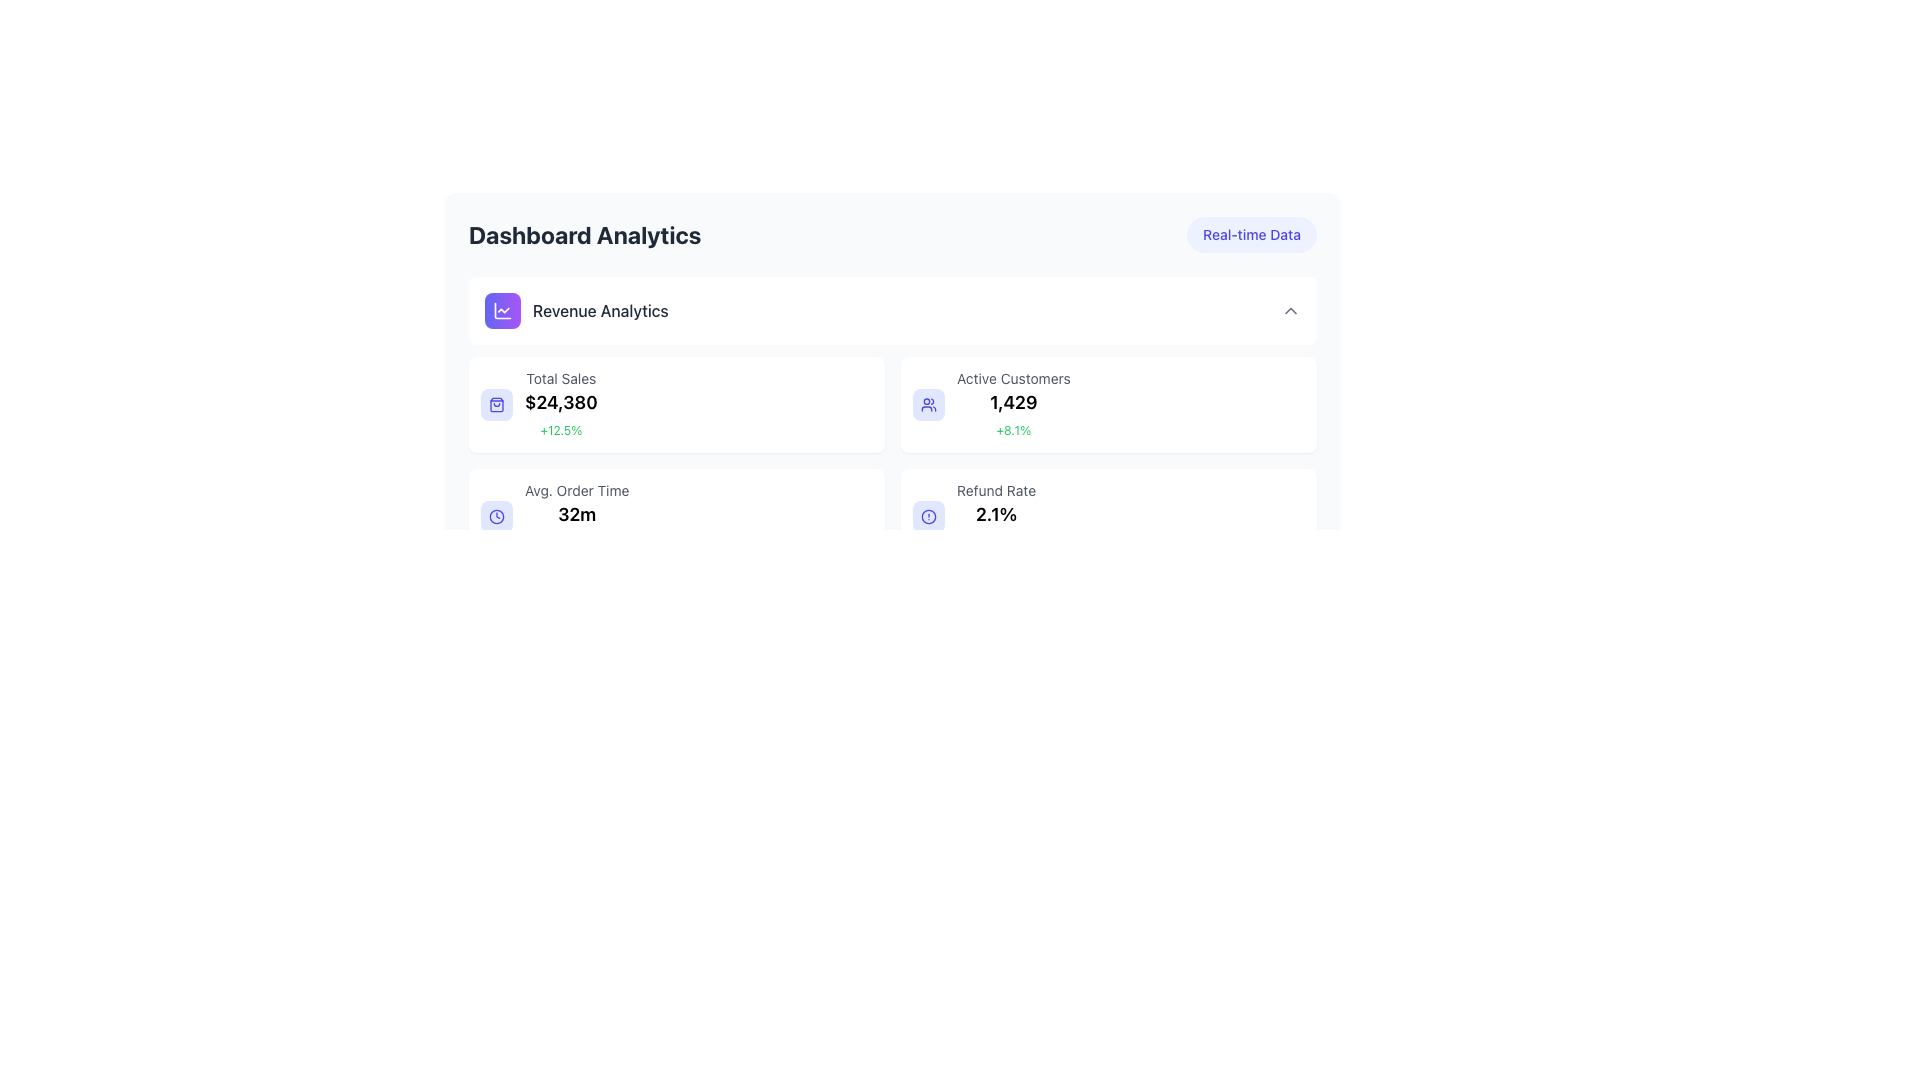 This screenshot has height=1080, width=1920. Describe the element at coordinates (928, 515) in the screenshot. I see `the circular icon with a line drawing style located in the lower right corner of the first row of data tiles within the 'Dashboard Analytics' section, specifically within the tile labeled 'Refund Rate 2.1%'` at that location.